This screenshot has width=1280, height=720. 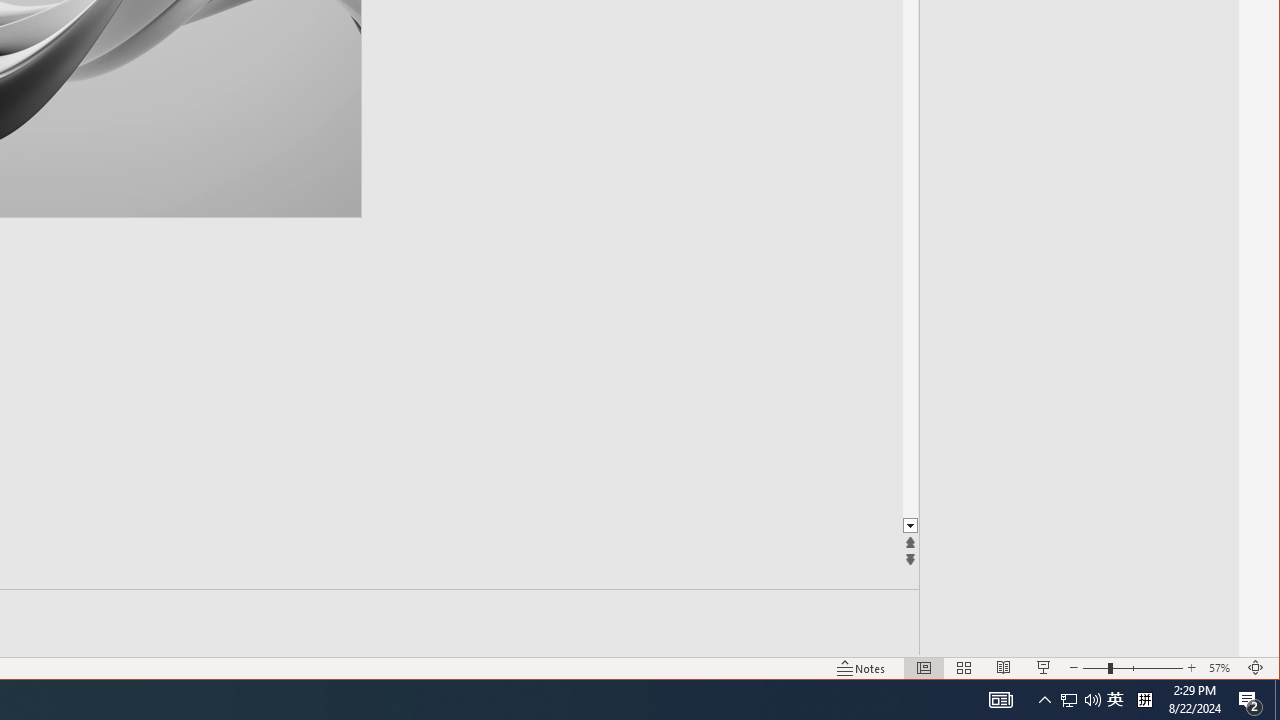 I want to click on 'Zoom 57%', so click(x=1221, y=668).